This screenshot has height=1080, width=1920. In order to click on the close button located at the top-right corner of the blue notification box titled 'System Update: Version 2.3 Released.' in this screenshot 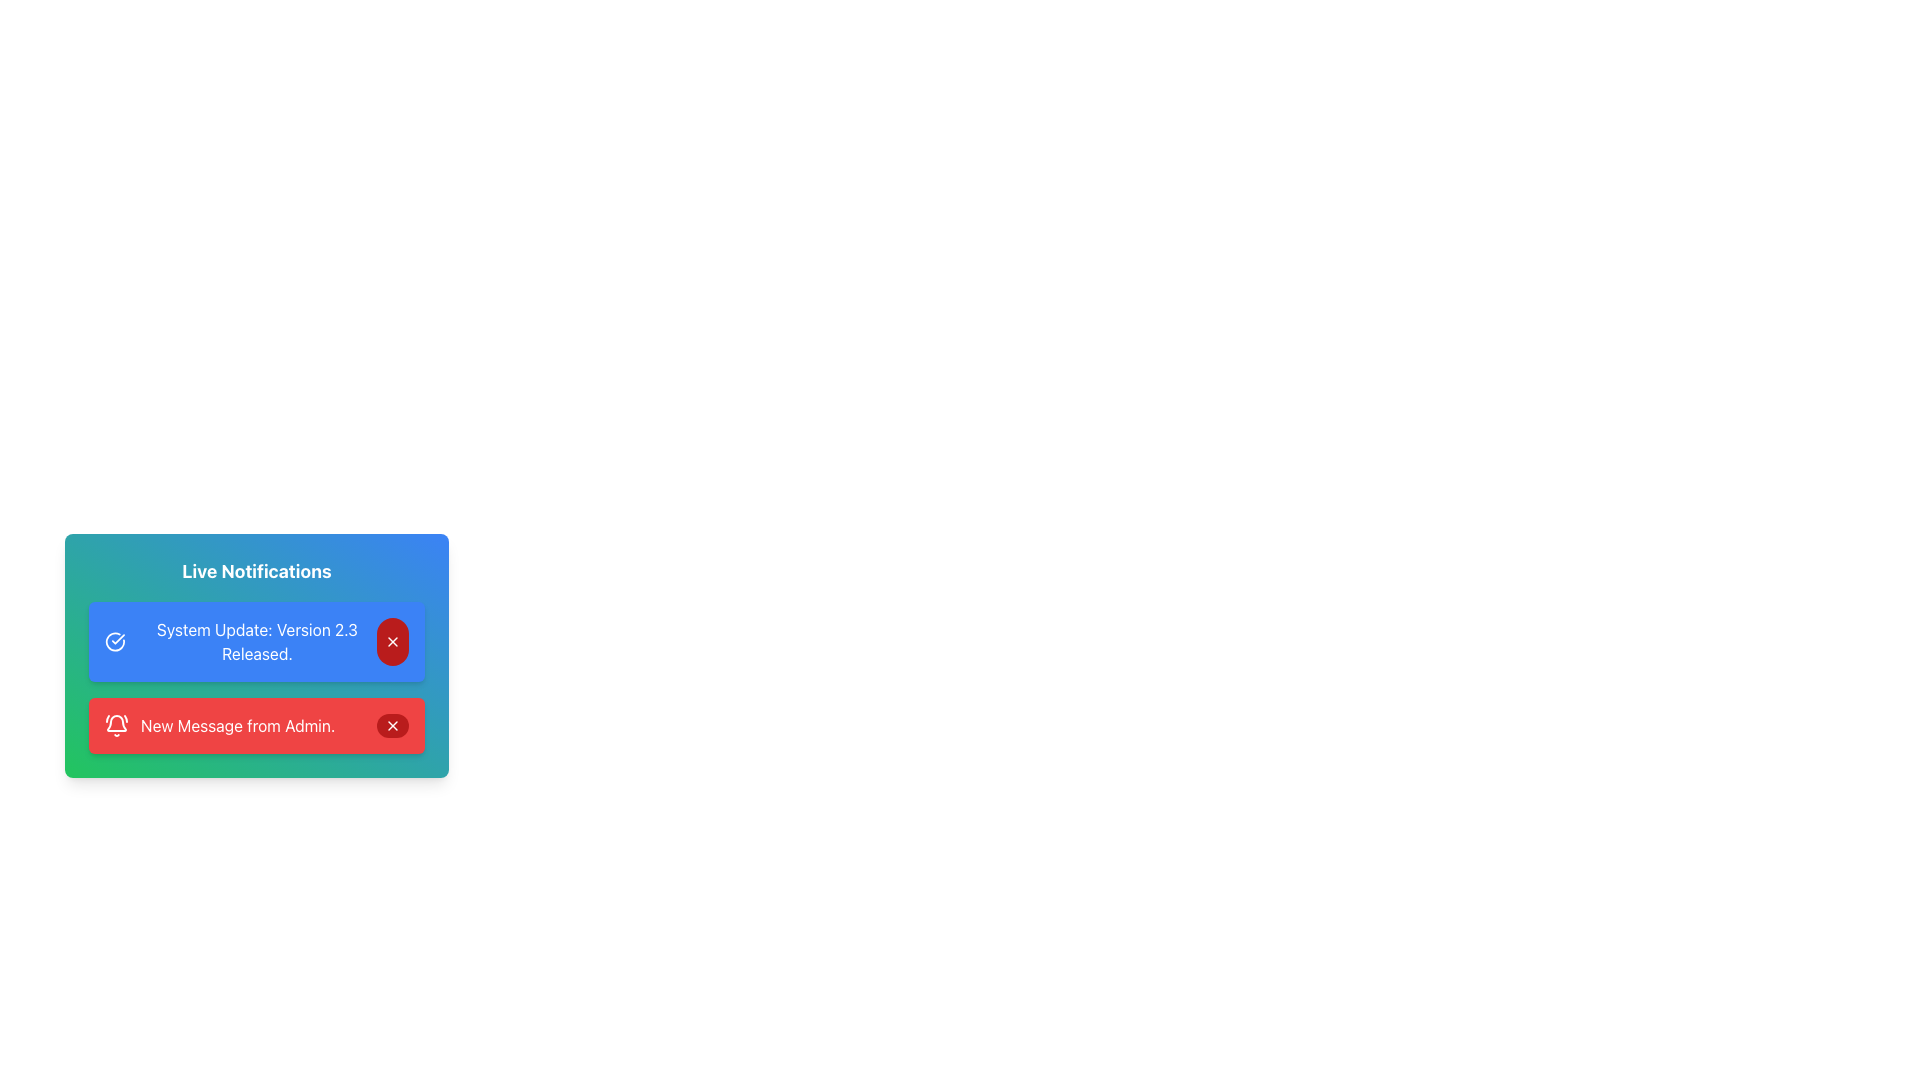, I will do `click(393, 641)`.